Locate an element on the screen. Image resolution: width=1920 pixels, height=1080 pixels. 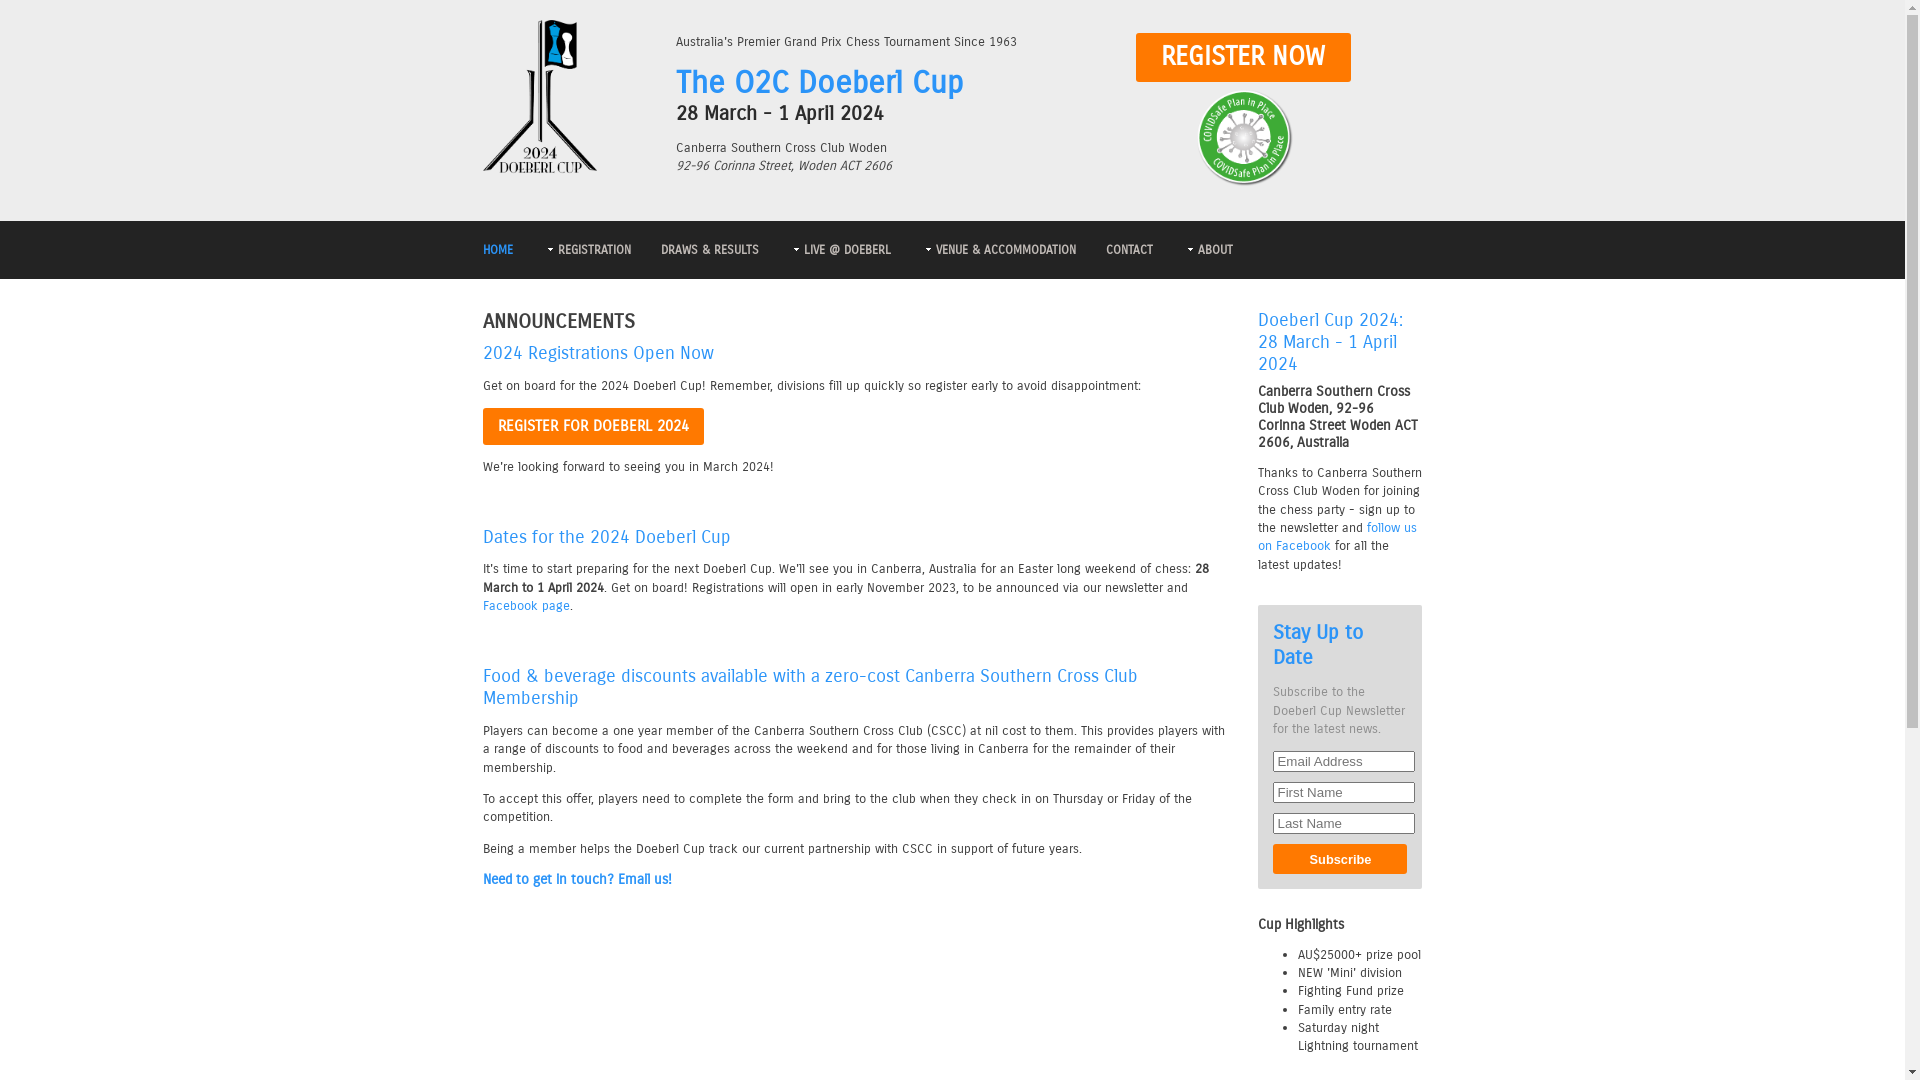
'REGISTRATION' is located at coordinates (584, 249).